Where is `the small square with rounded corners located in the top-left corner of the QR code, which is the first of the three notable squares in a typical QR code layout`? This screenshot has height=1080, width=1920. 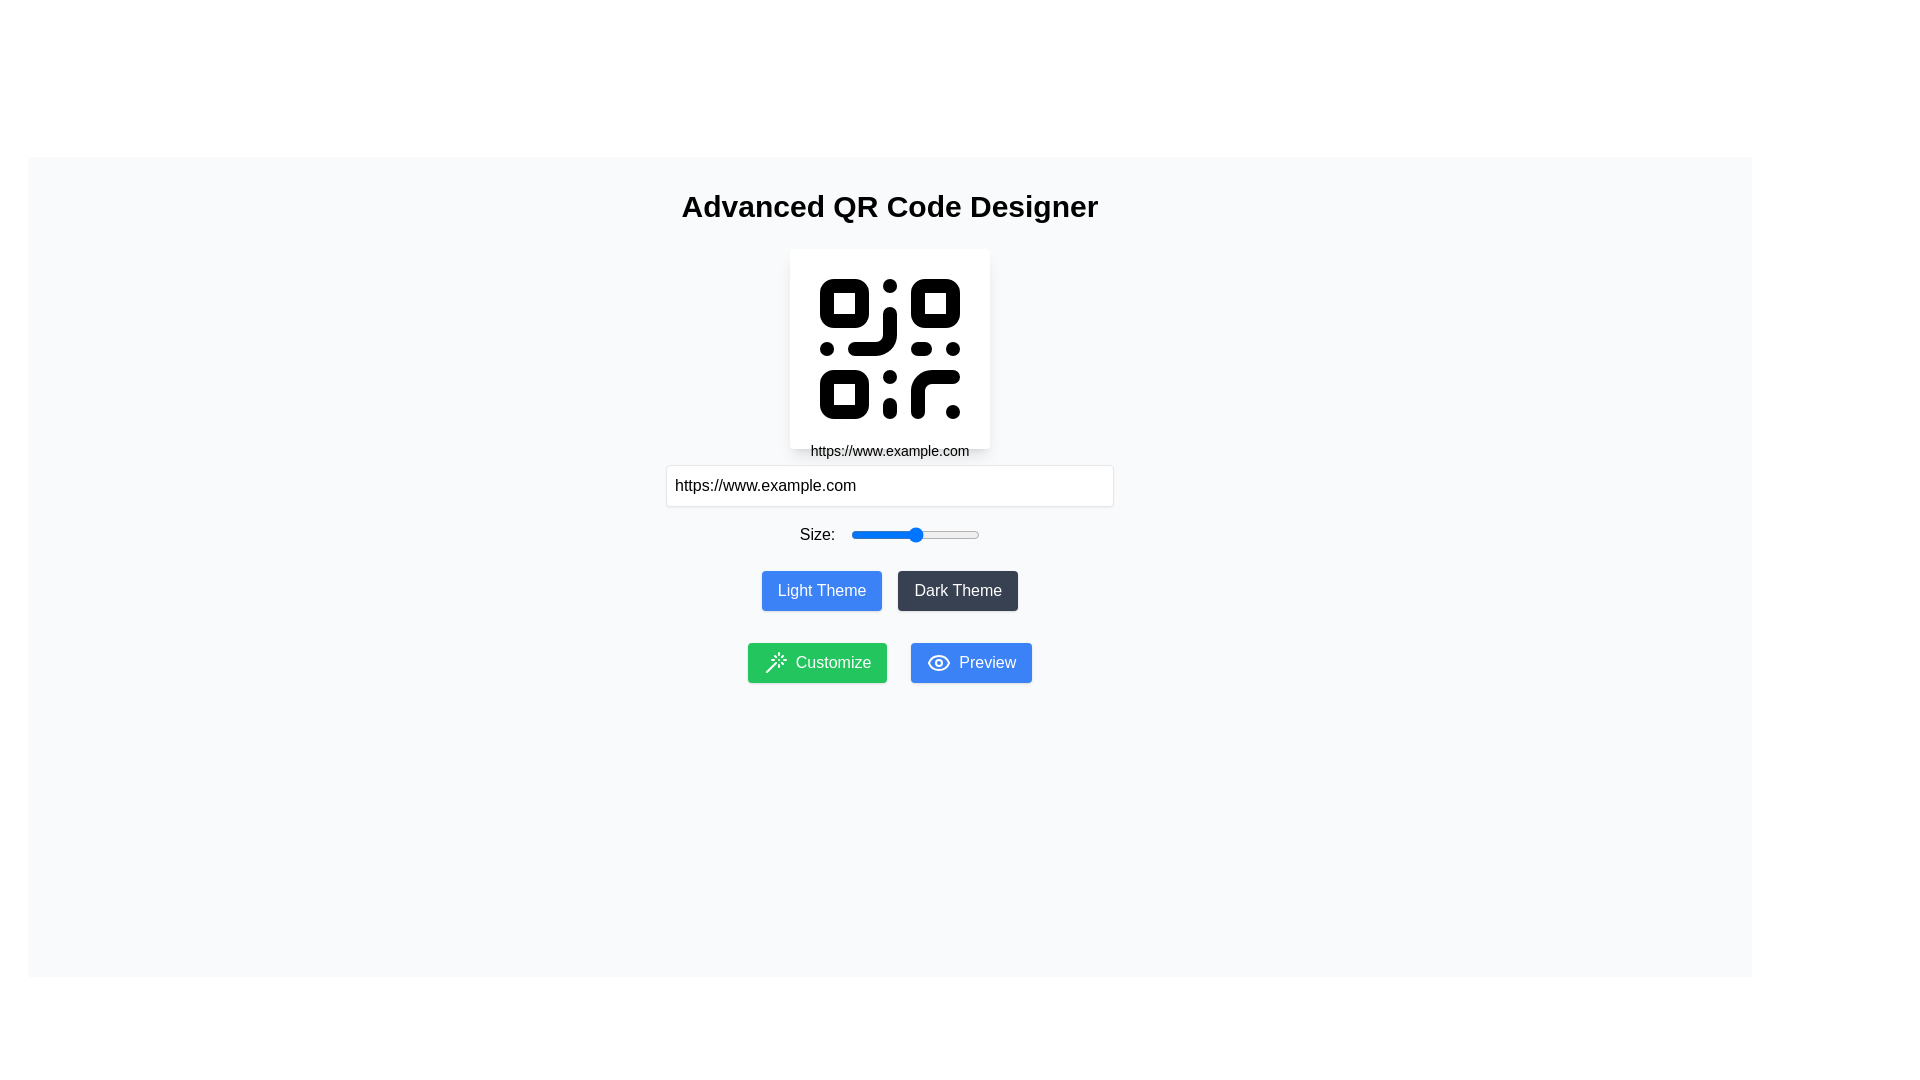
the small square with rounded corners located in the top-left corner of the QR code, which is the first of the three notable squares in a typical QR code layout is located at coordinates (844, 303).